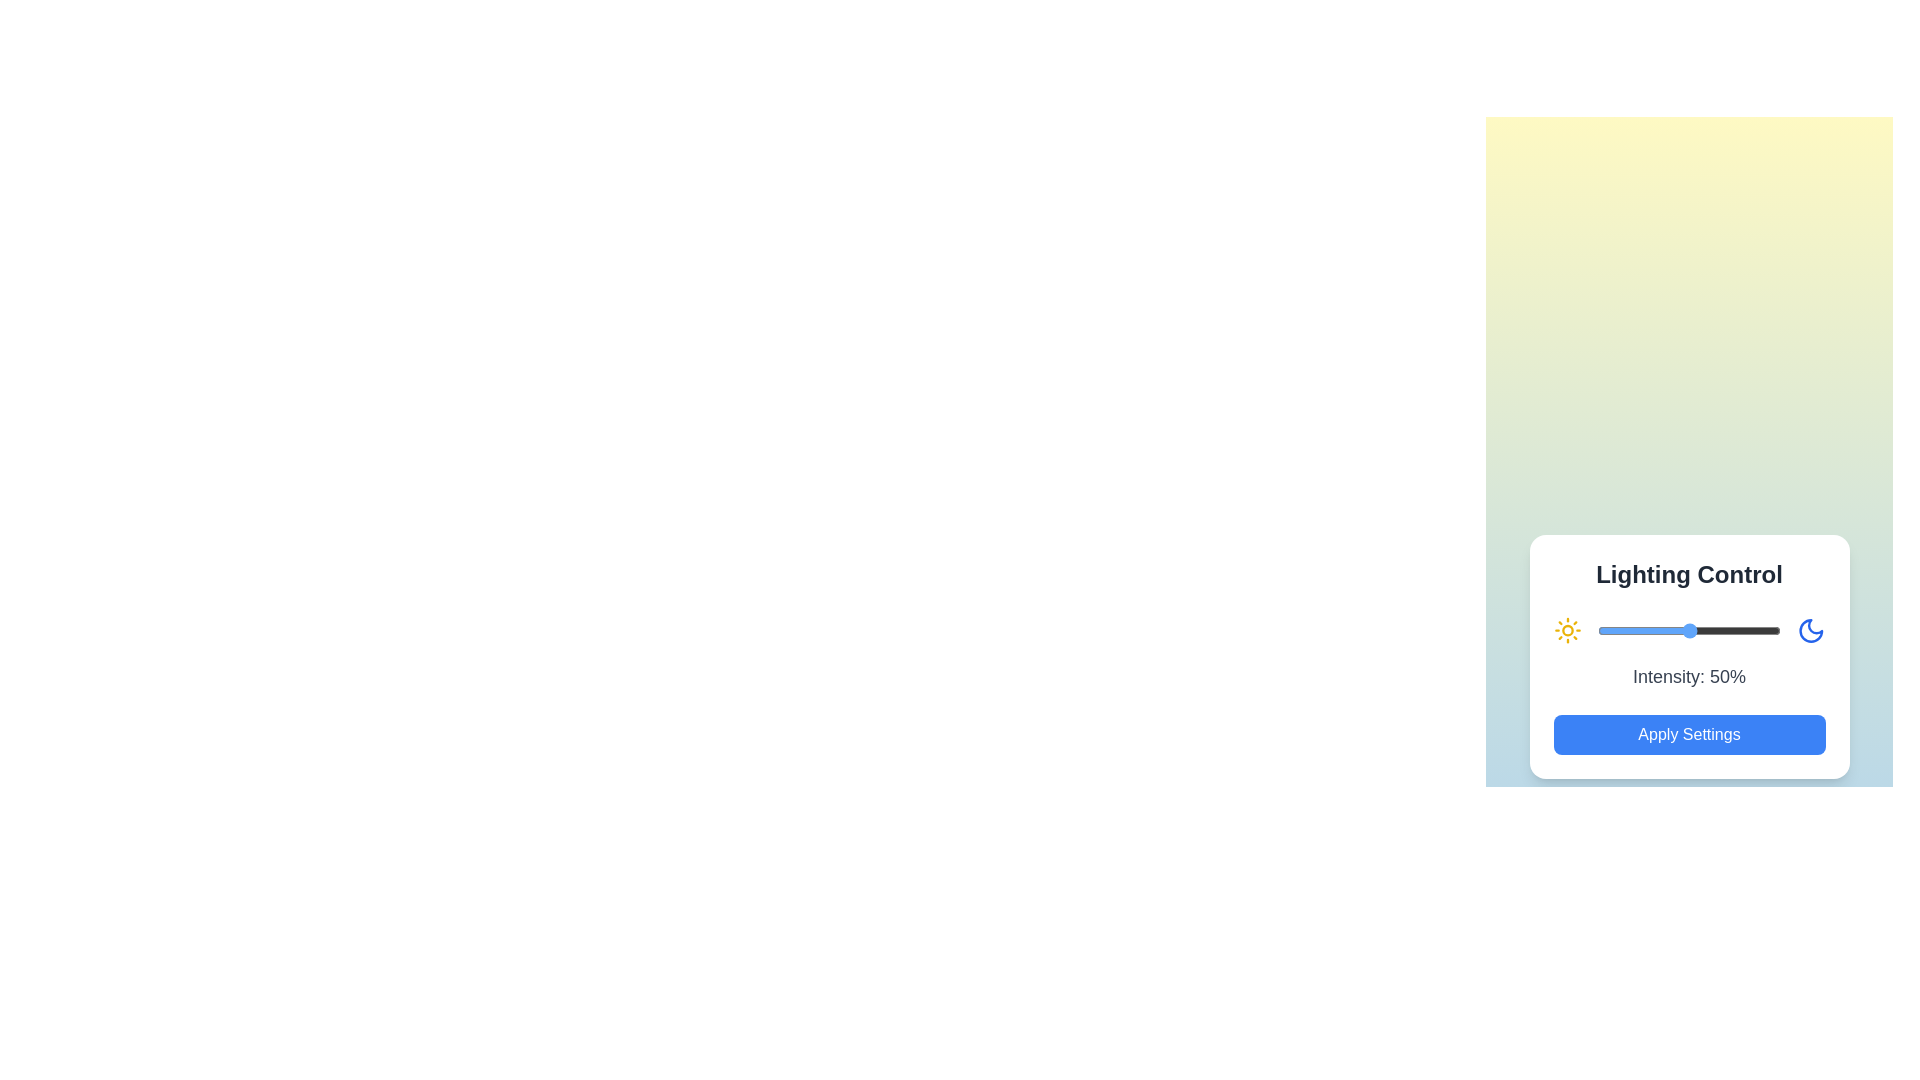  What do you see at coordinates (1748, 631) in the screenshot?
I see `the slider to set the lighting intensity to 83%` at bounding box center [1748, 631].